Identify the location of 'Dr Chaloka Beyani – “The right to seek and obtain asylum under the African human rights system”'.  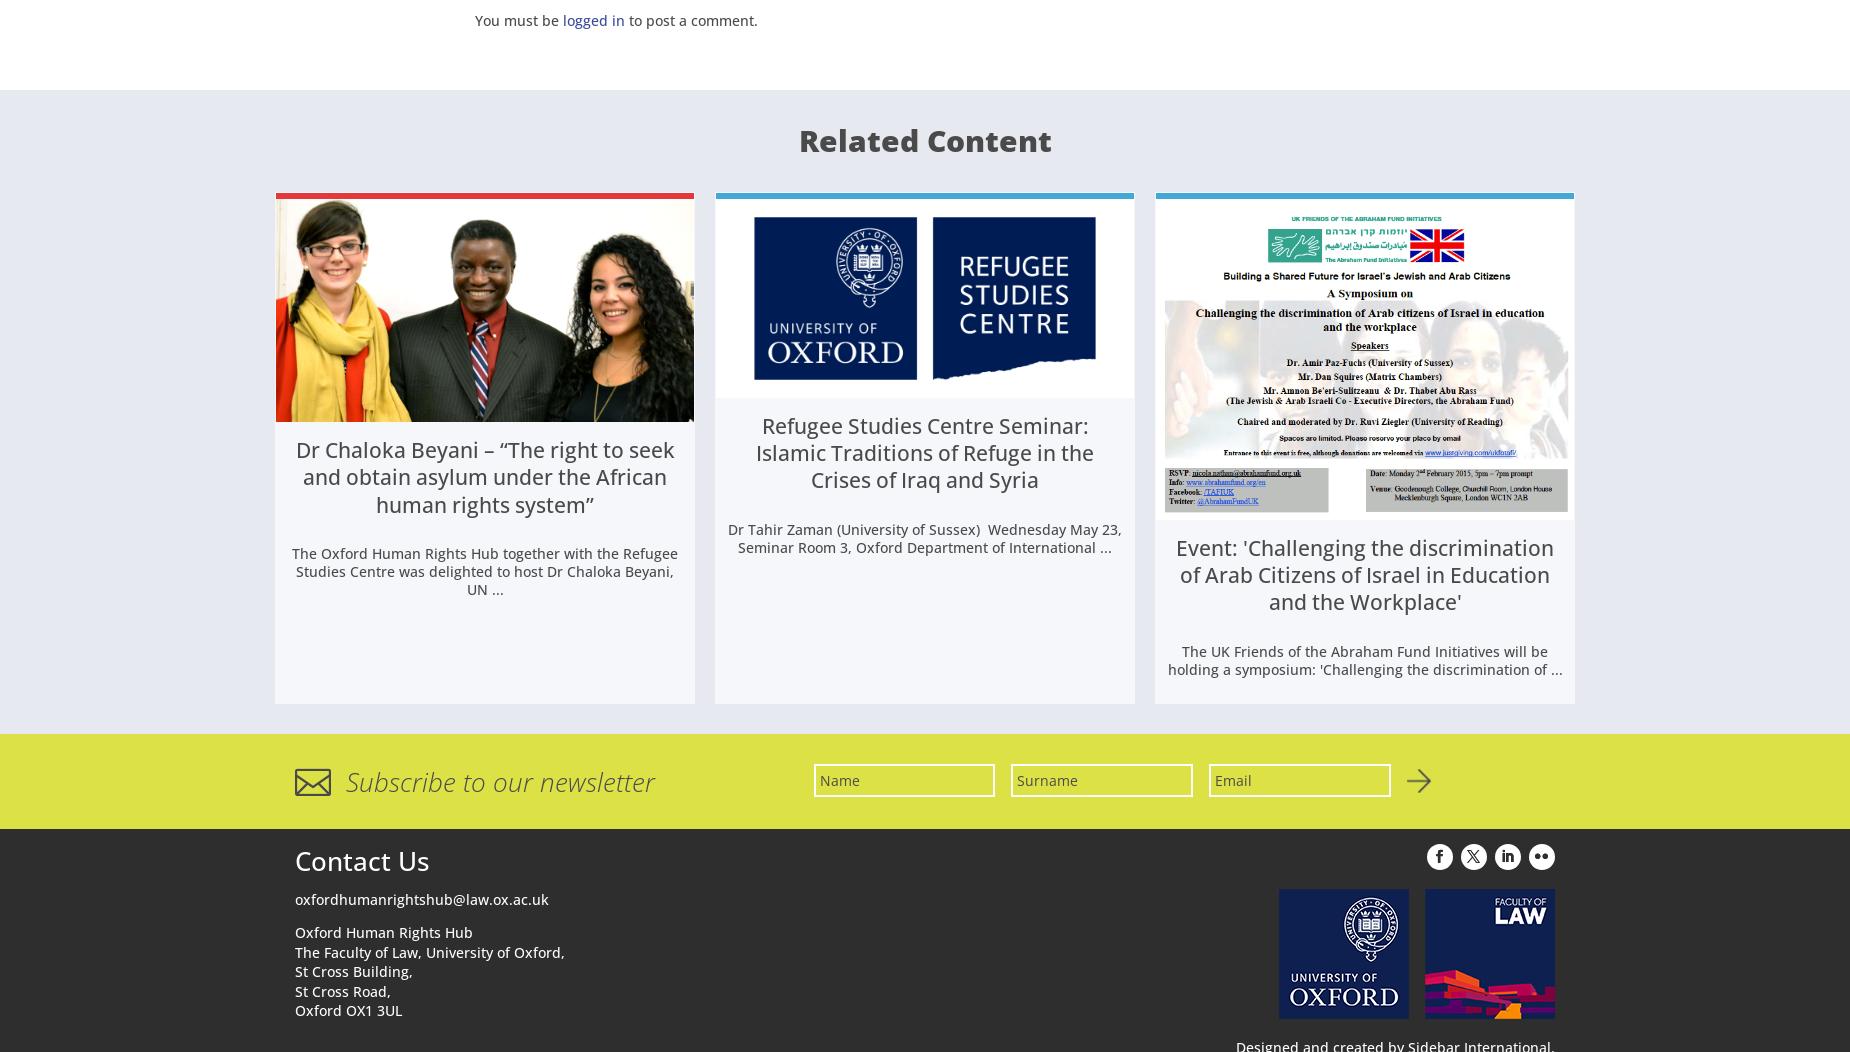
(484, 480).